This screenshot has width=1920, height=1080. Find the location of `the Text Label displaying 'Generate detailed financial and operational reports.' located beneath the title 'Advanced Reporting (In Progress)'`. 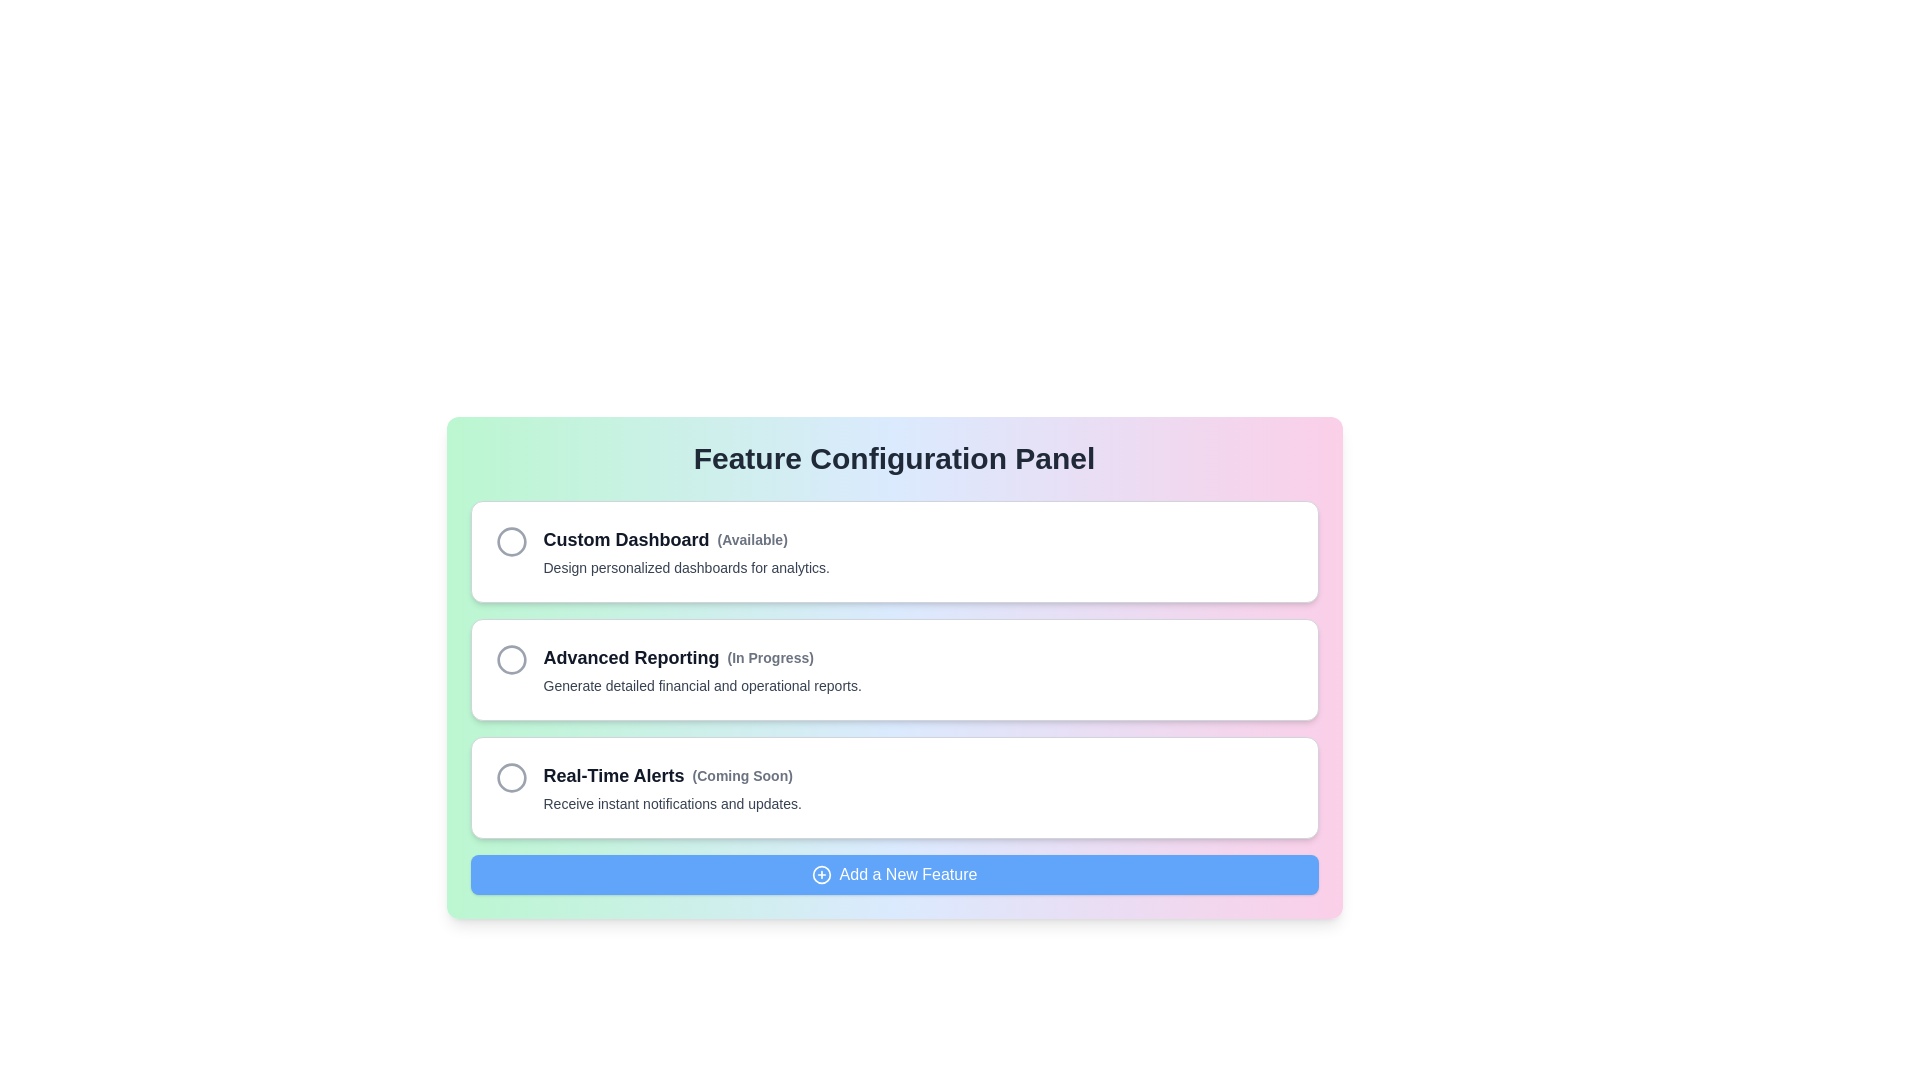

the Text Label displaying 'Generate detailed financial and operational reports.' located beneath the title 'Advanced Reporting (In Progress)' is located at coordinates (702, 685).